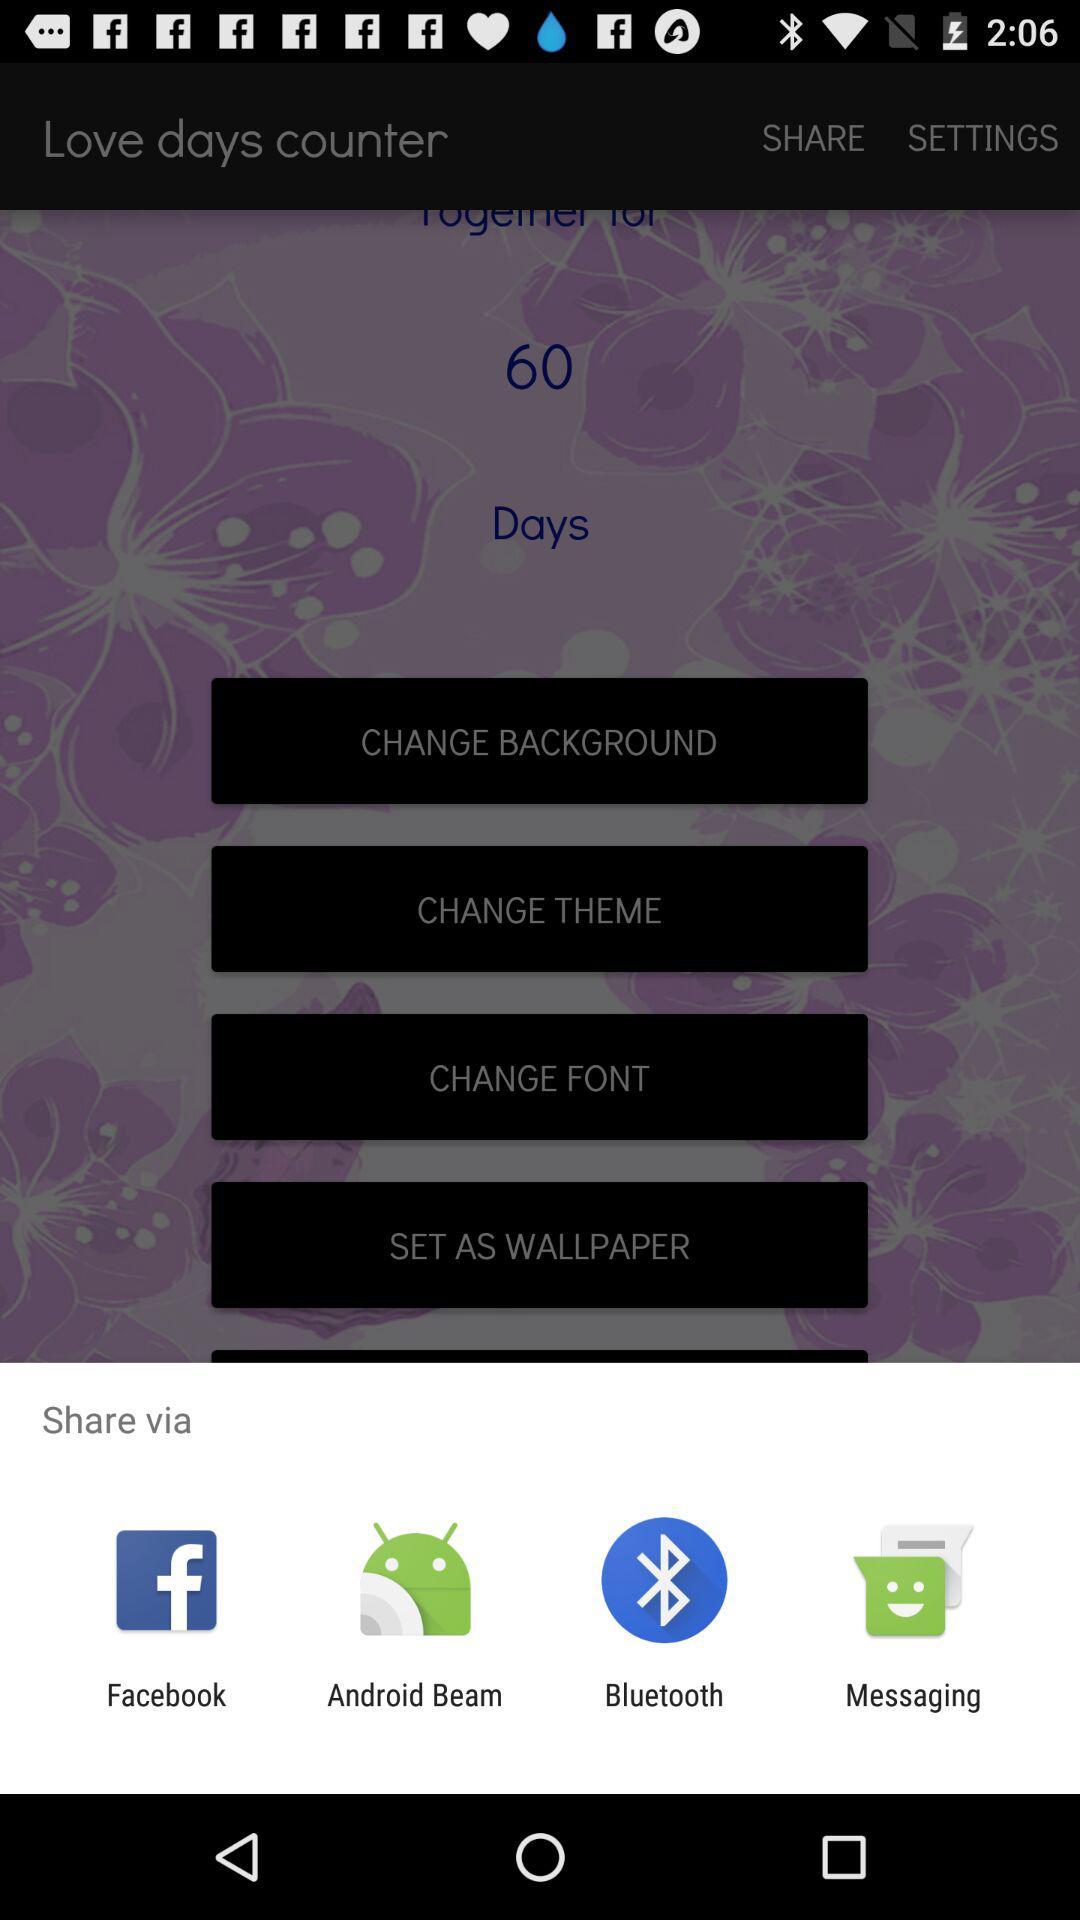 Image resolution: width=1080 pixels, height=1920 pixels. I want to click on app to the right of the android beam, so click(664, 1711).